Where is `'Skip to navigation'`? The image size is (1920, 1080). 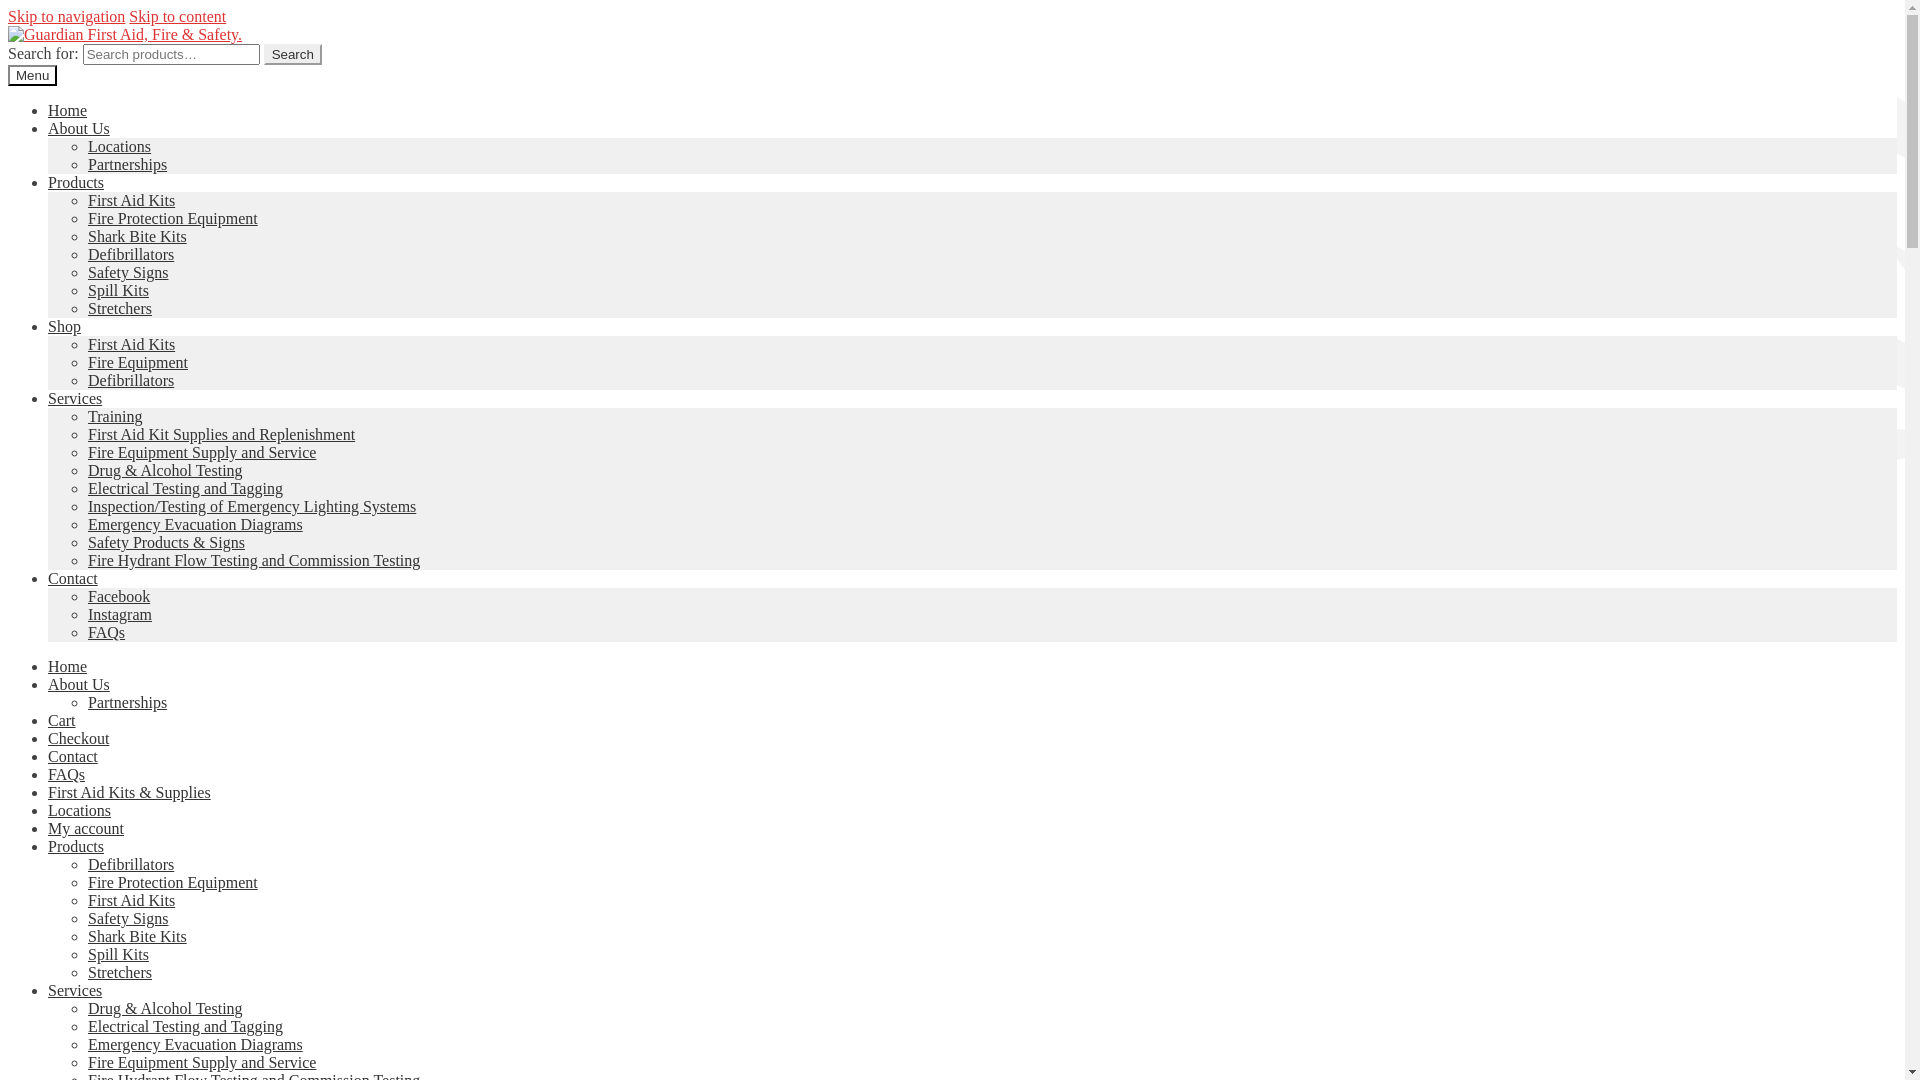 'Skip to navigation' is located at coordinates (66, 16).